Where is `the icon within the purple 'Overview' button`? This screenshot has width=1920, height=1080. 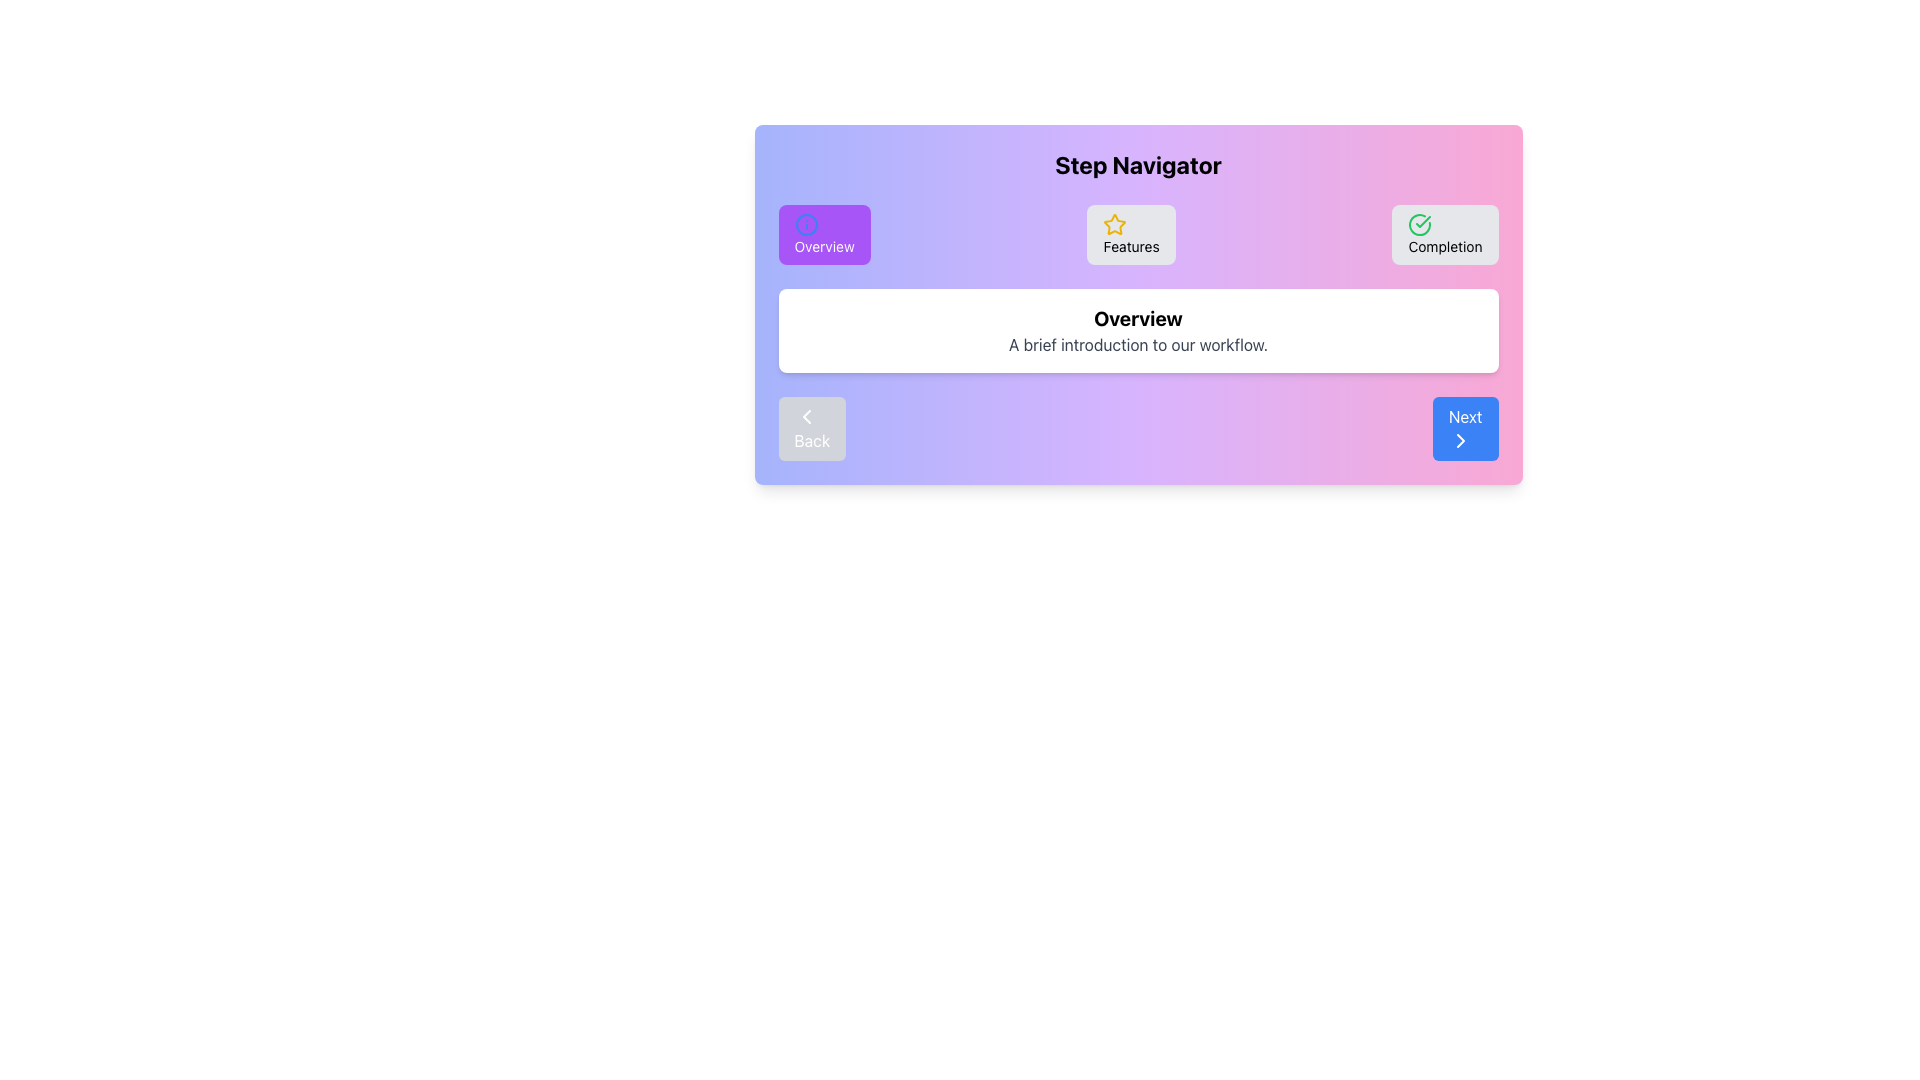
the icon within the purple 'Overview' button is located at coordinates (806, 224).